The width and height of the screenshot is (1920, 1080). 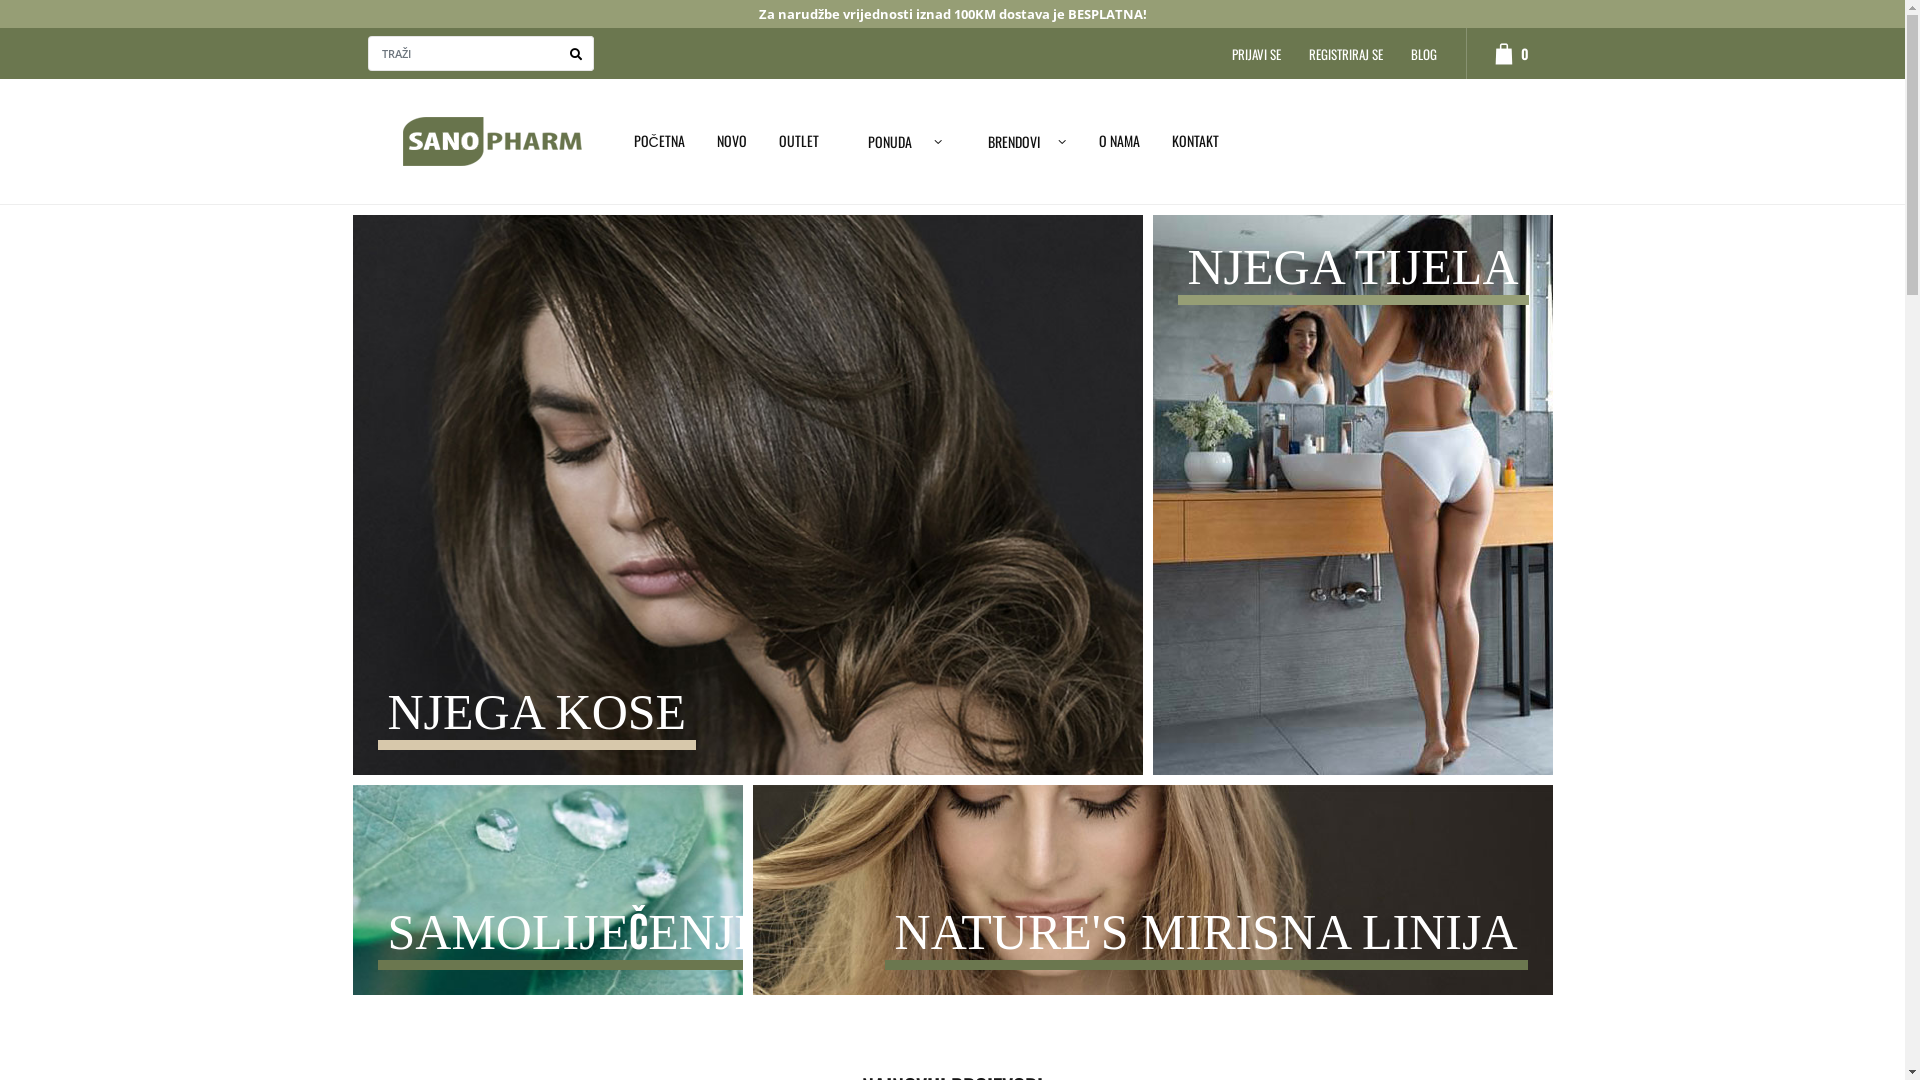 What do you see at coordinates (1021, 140) in the screenshot?
I see `'BRENDOVI'` at bounding box center [1021, 140].